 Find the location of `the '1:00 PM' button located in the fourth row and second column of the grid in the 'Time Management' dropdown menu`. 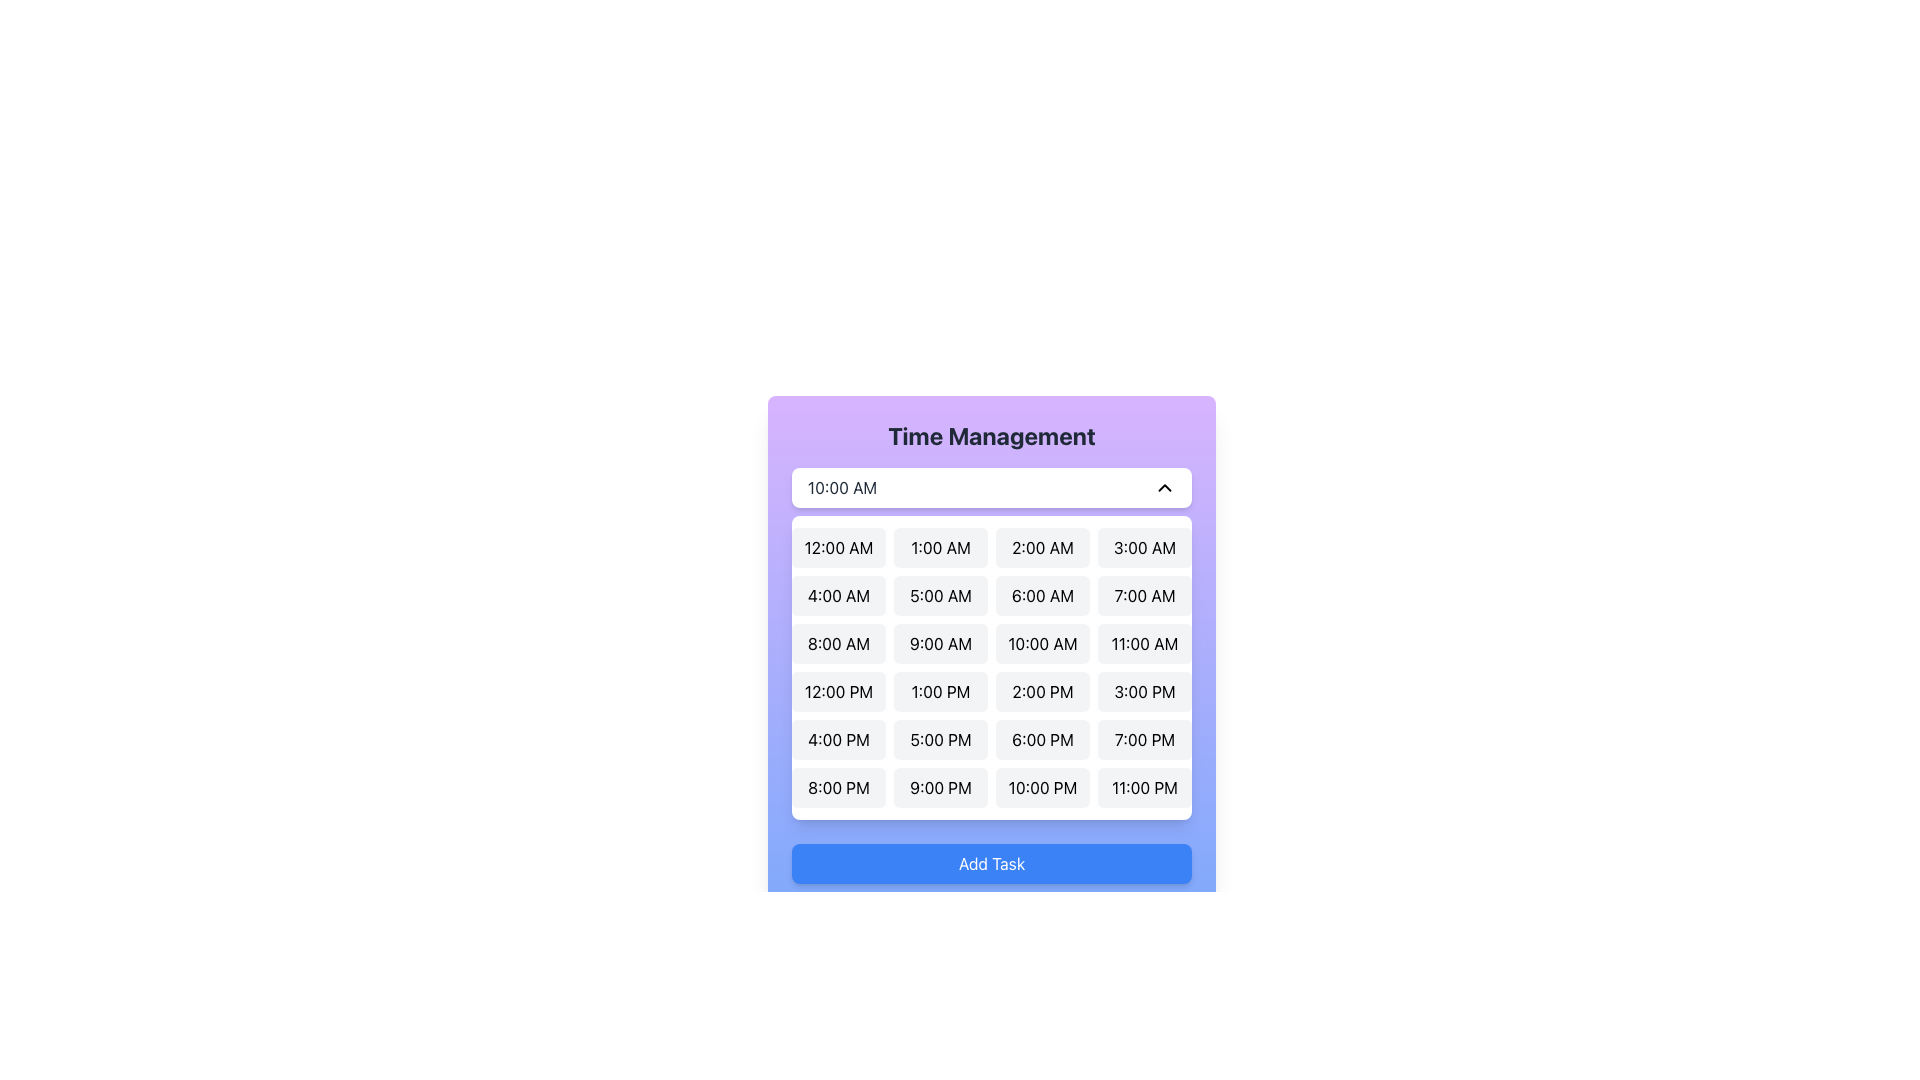

the '1:00 PM' button located in the fourth row and second column of the grid in the 'Time Management' dropdown menu is located at coordinates (939, 690).